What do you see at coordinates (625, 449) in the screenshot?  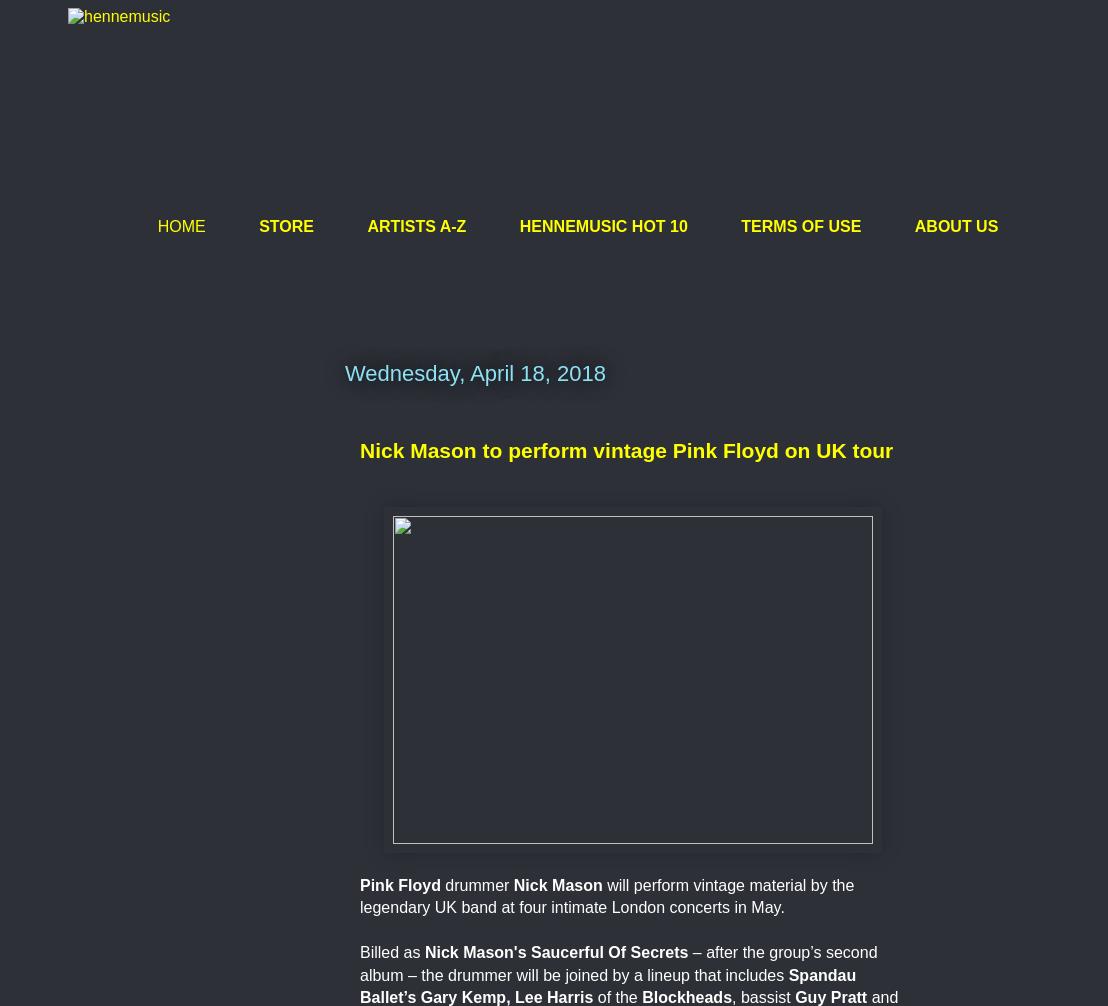 I see `'Nick Mason to perform vintage Pink Floyd on UK tour'` at bounding box center [625, 449].